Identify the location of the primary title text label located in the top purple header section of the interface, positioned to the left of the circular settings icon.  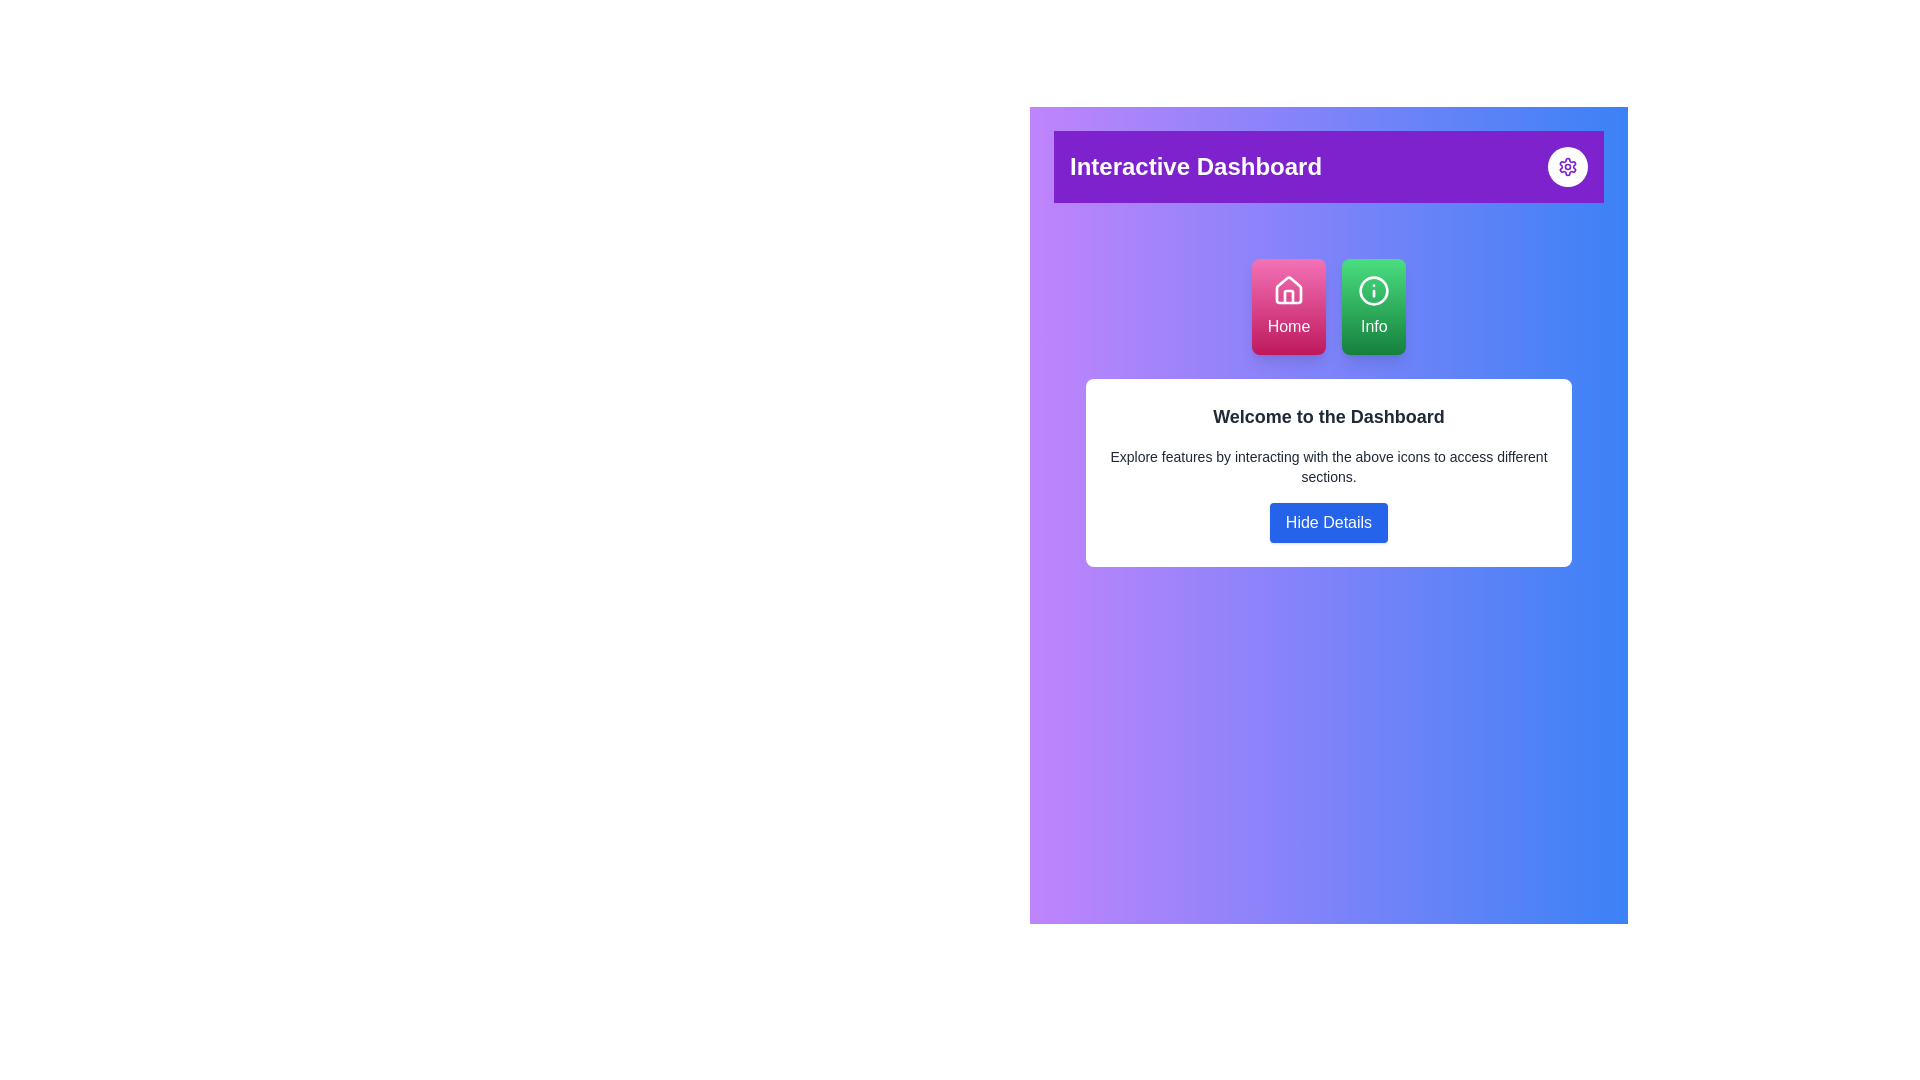
(1195, 165).